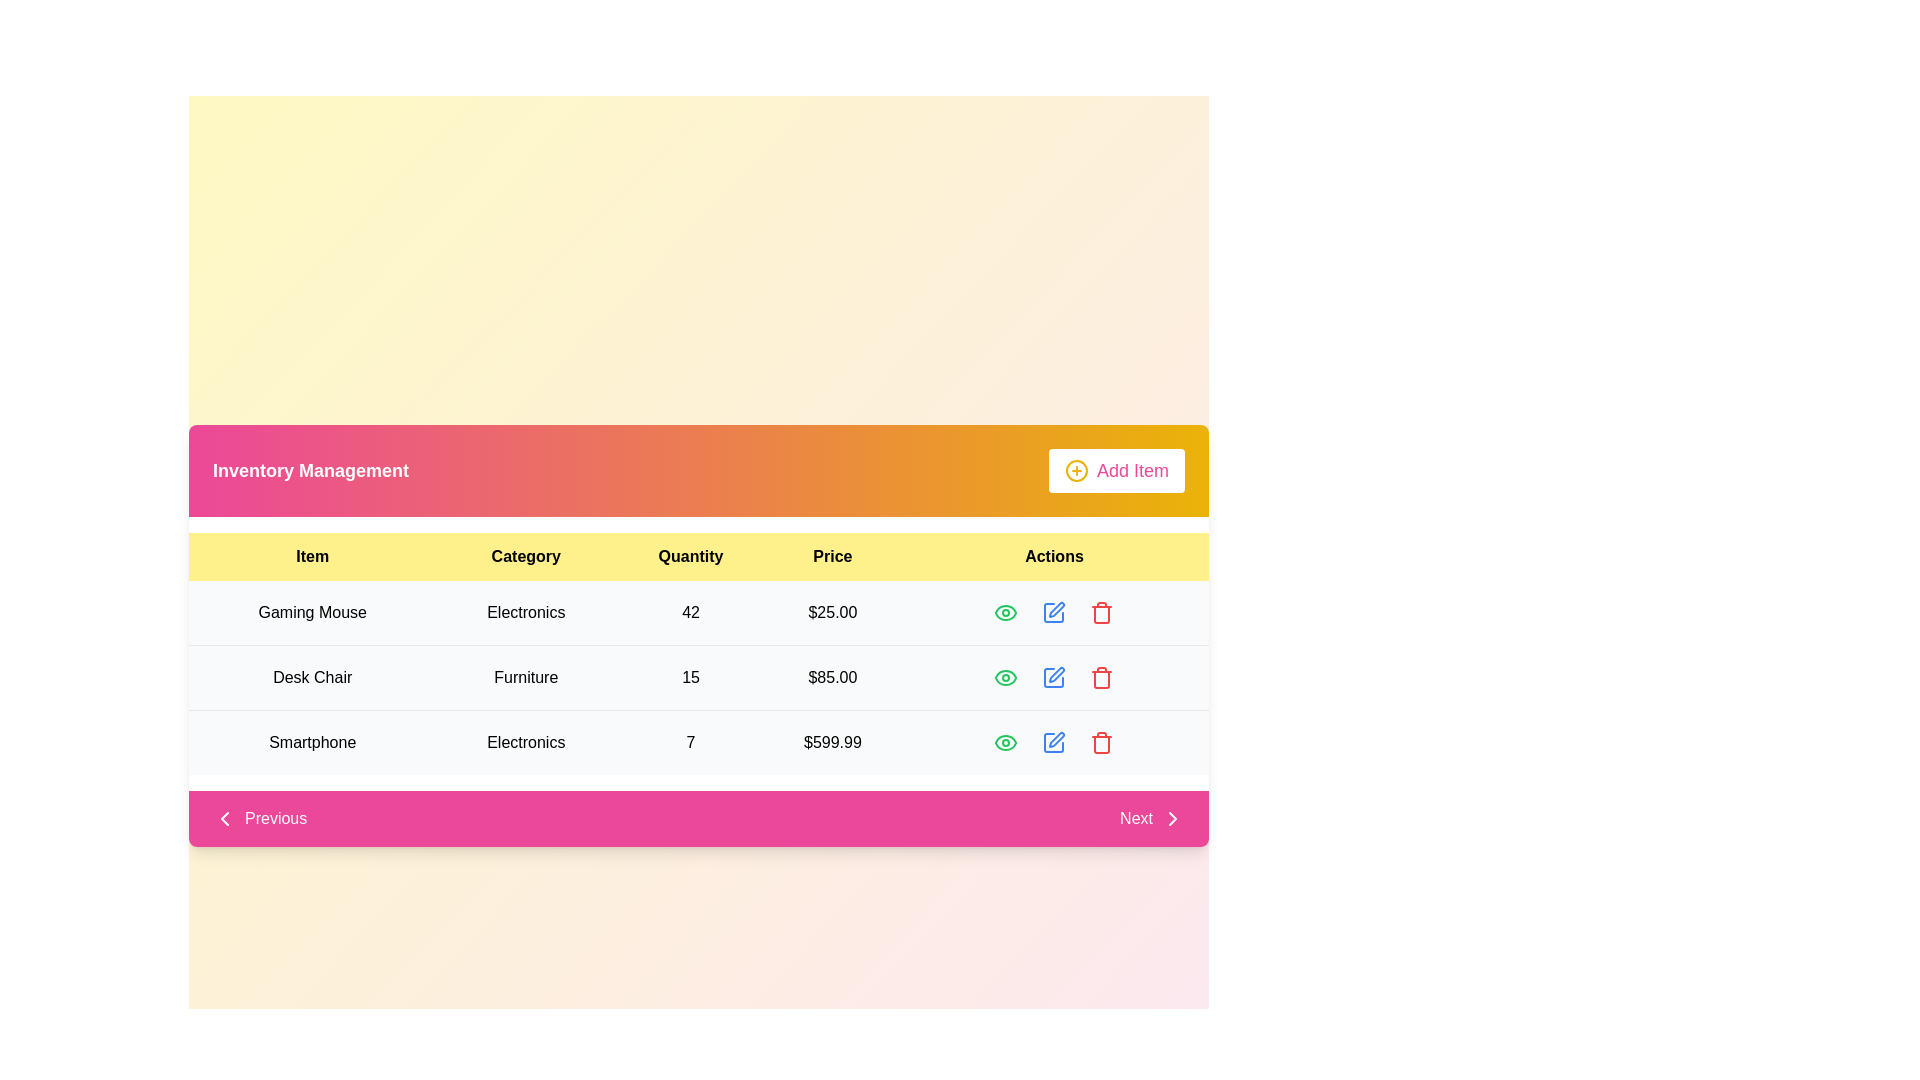  Describe the element at coordinates (1006, 677) in the screenshot. I see `the first interactive icon in the 'Actions' column of the inventory table for the 'Desk Chair' entry` at that location.